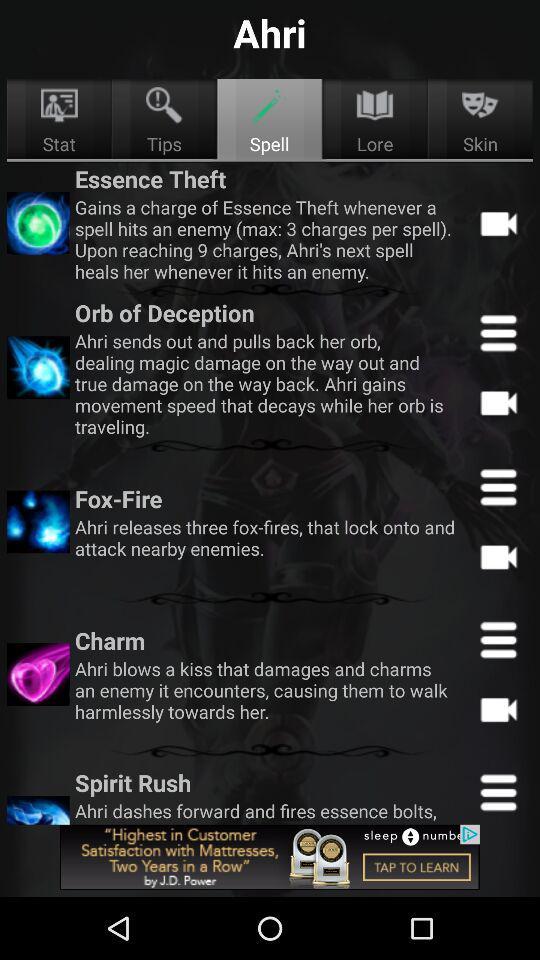  What do you see at coordinates (497, 791) in the screenshot?
I see `open menu` at bounding box center [497, 791].